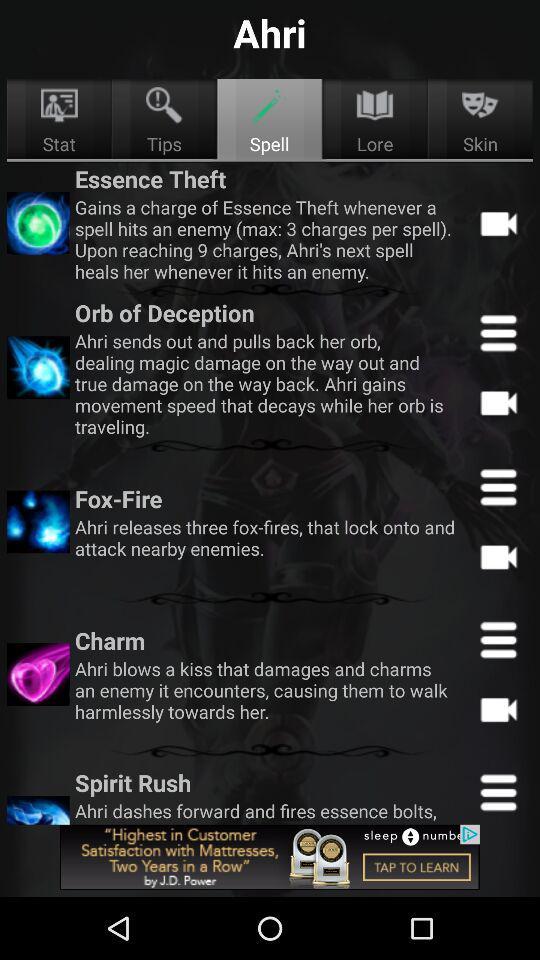  What do you see at coordinates (497, 791) in the screenshot?
I see `open menu` at bounding box center [497, 791].